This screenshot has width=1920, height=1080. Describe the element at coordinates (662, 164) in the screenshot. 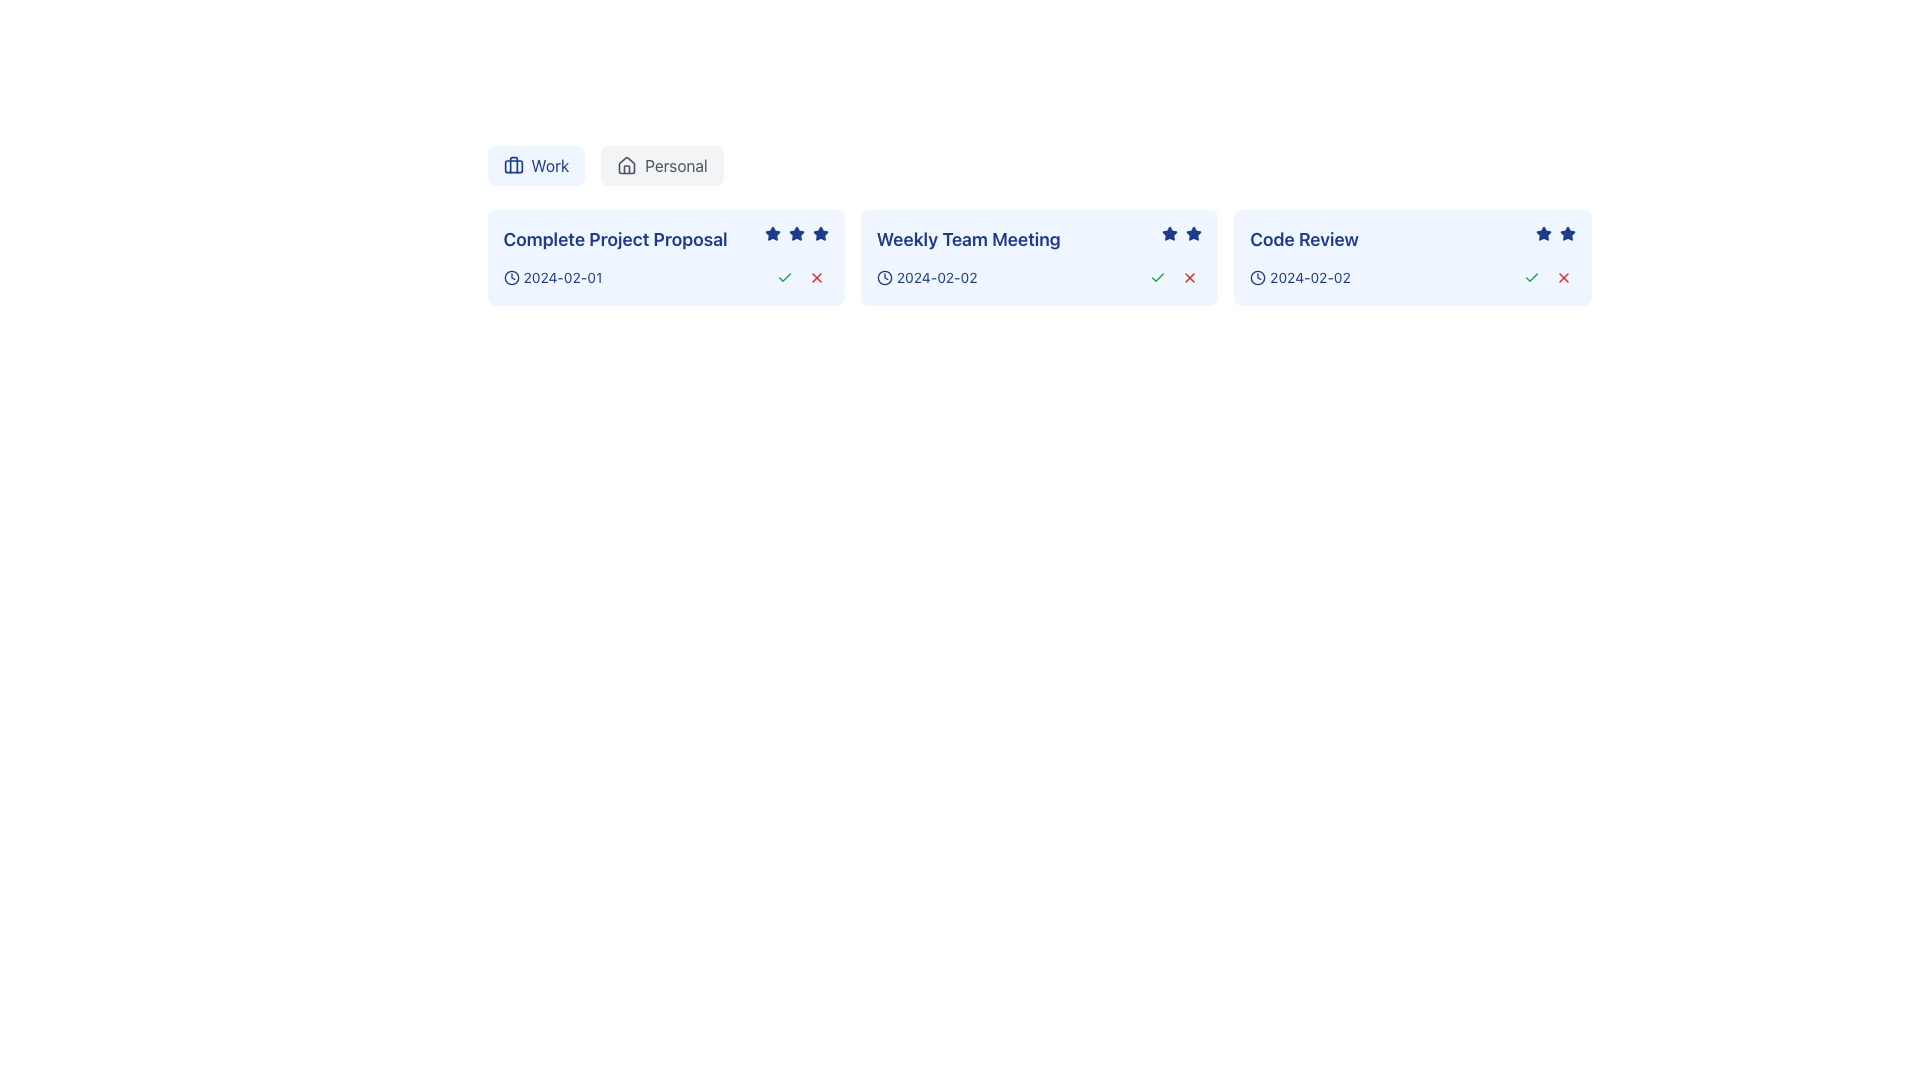

I see `the 'Personal' button, which is a rectangular button with a light gray background, a house icon on the left, and the text 'Personal' on the right` at that location.